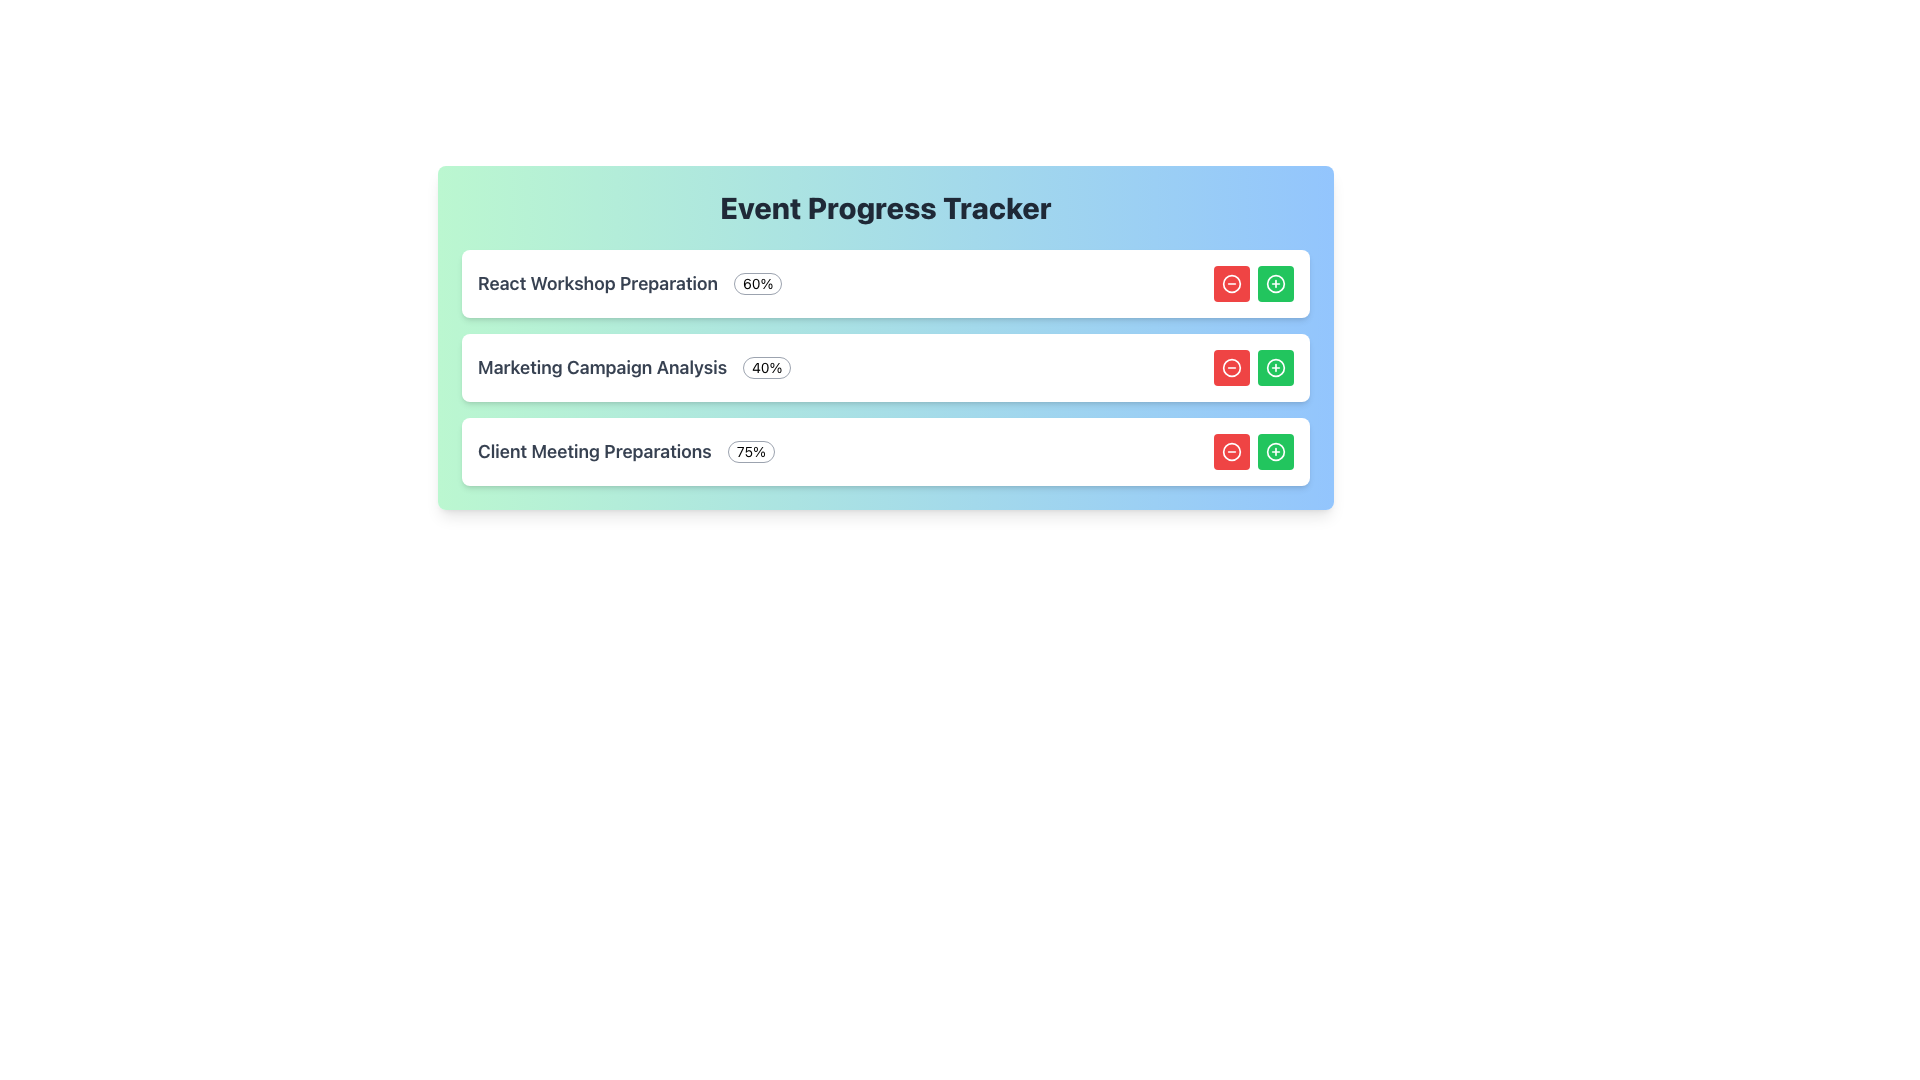 The width and height of the screenshot is (1920, 1080). Describe the element at coordinates (601, 367) in the screenshot. I see `the Text Label that describes the progress entry for 'Marketing Campaign Analysis', which is located in the second row of a vertical layout` at that location.